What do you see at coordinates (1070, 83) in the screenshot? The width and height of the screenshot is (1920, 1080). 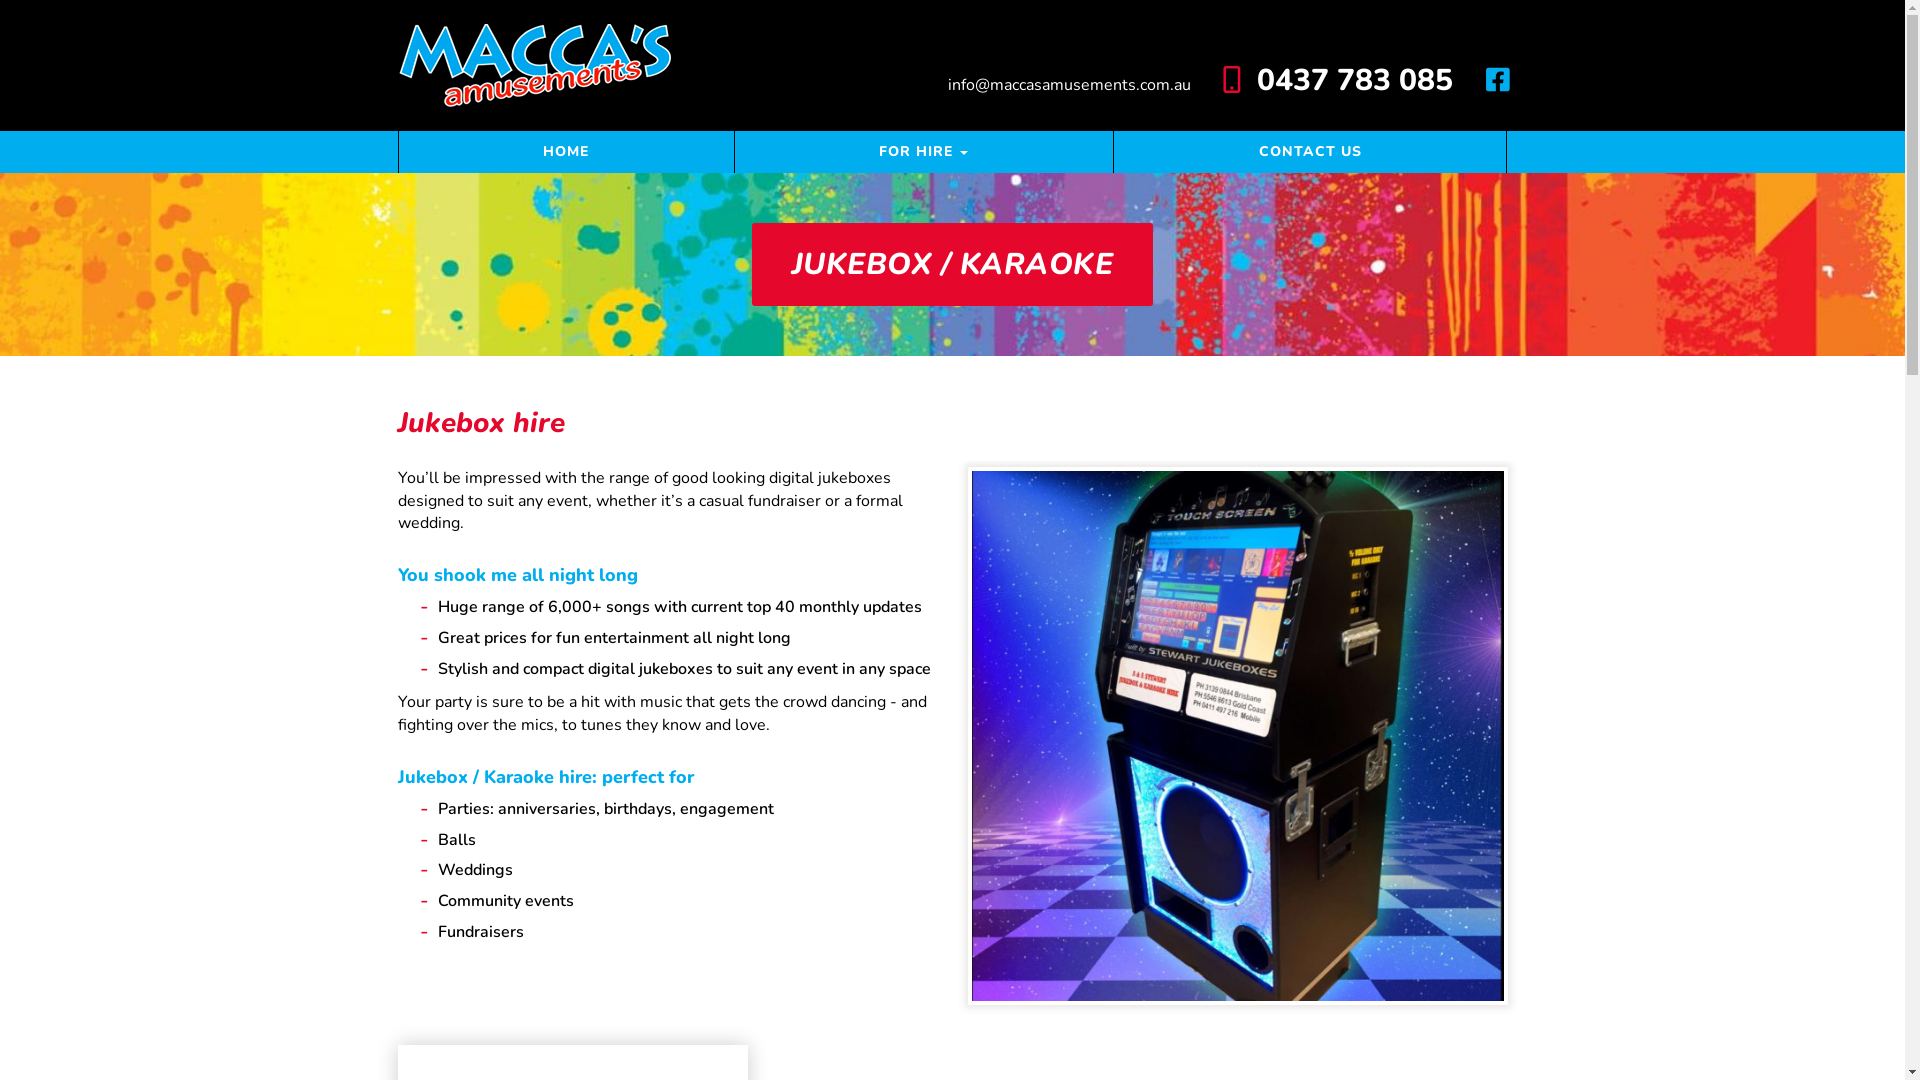 I see `'info@maccasamusements.com.au'` at bounding box center [1070, 83].